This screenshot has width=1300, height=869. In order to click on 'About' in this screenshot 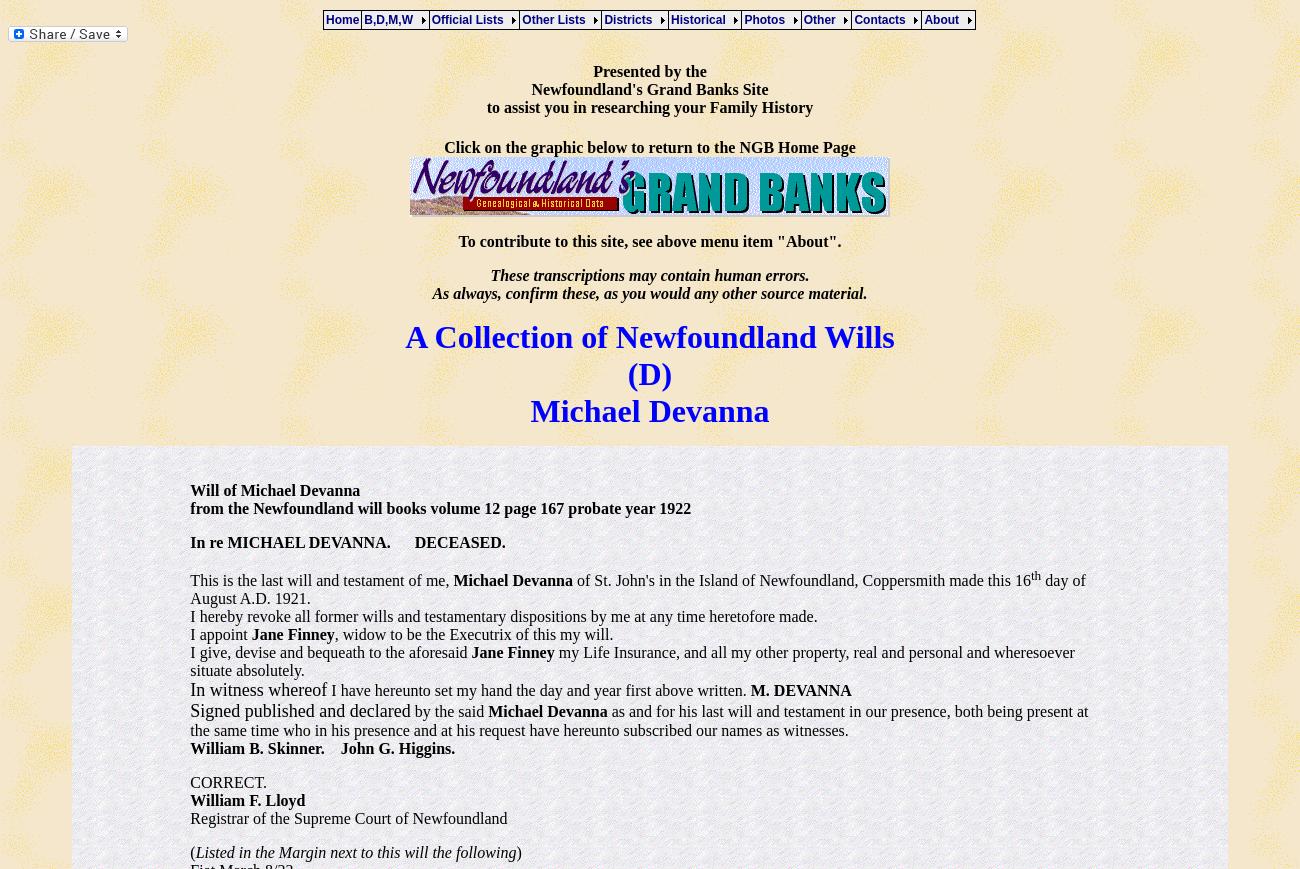, I will do `click(924, 18)`.